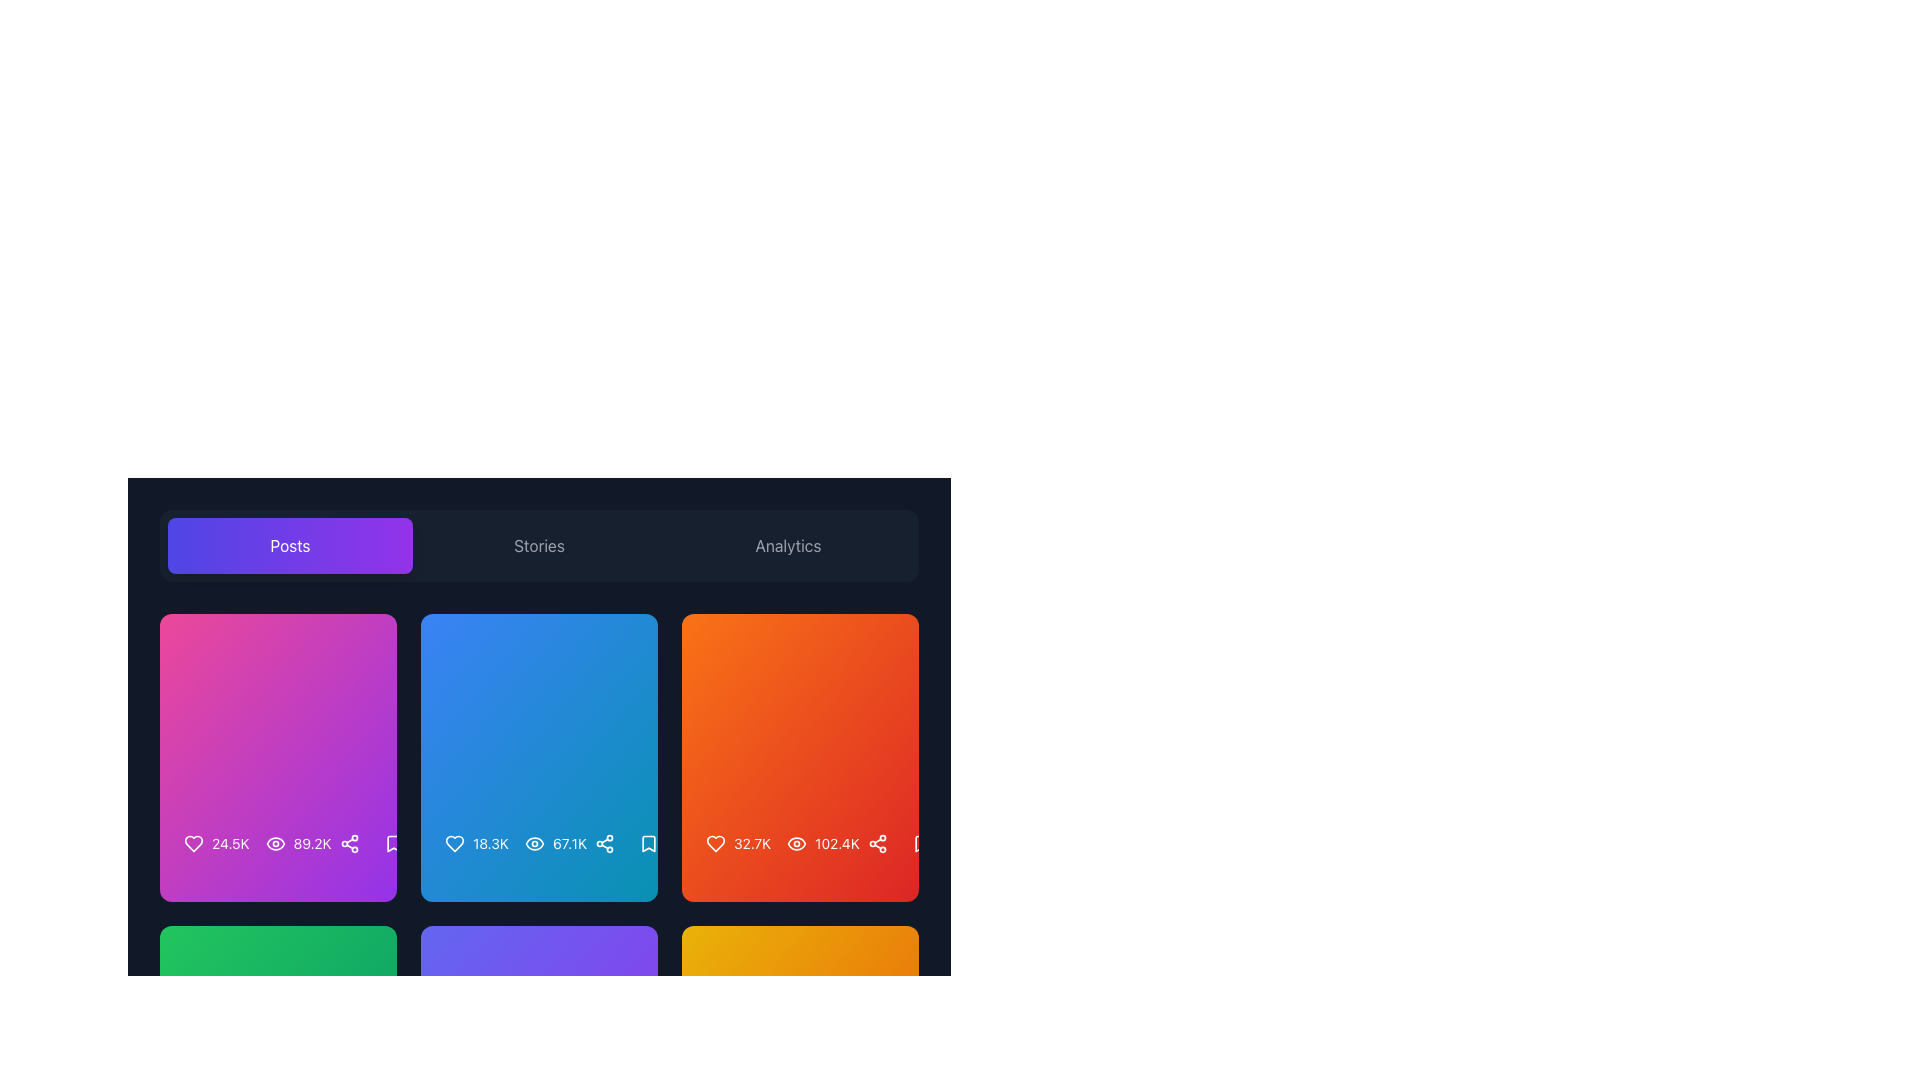 The image size is (1920, 1080). What do you see at coordinates (877, 844) in the screenshot?
I see `the share button located at the bottom-right corner of the orange gradient card, which is the leftmost button in a group of buttons` at bounding box center [877, 844].